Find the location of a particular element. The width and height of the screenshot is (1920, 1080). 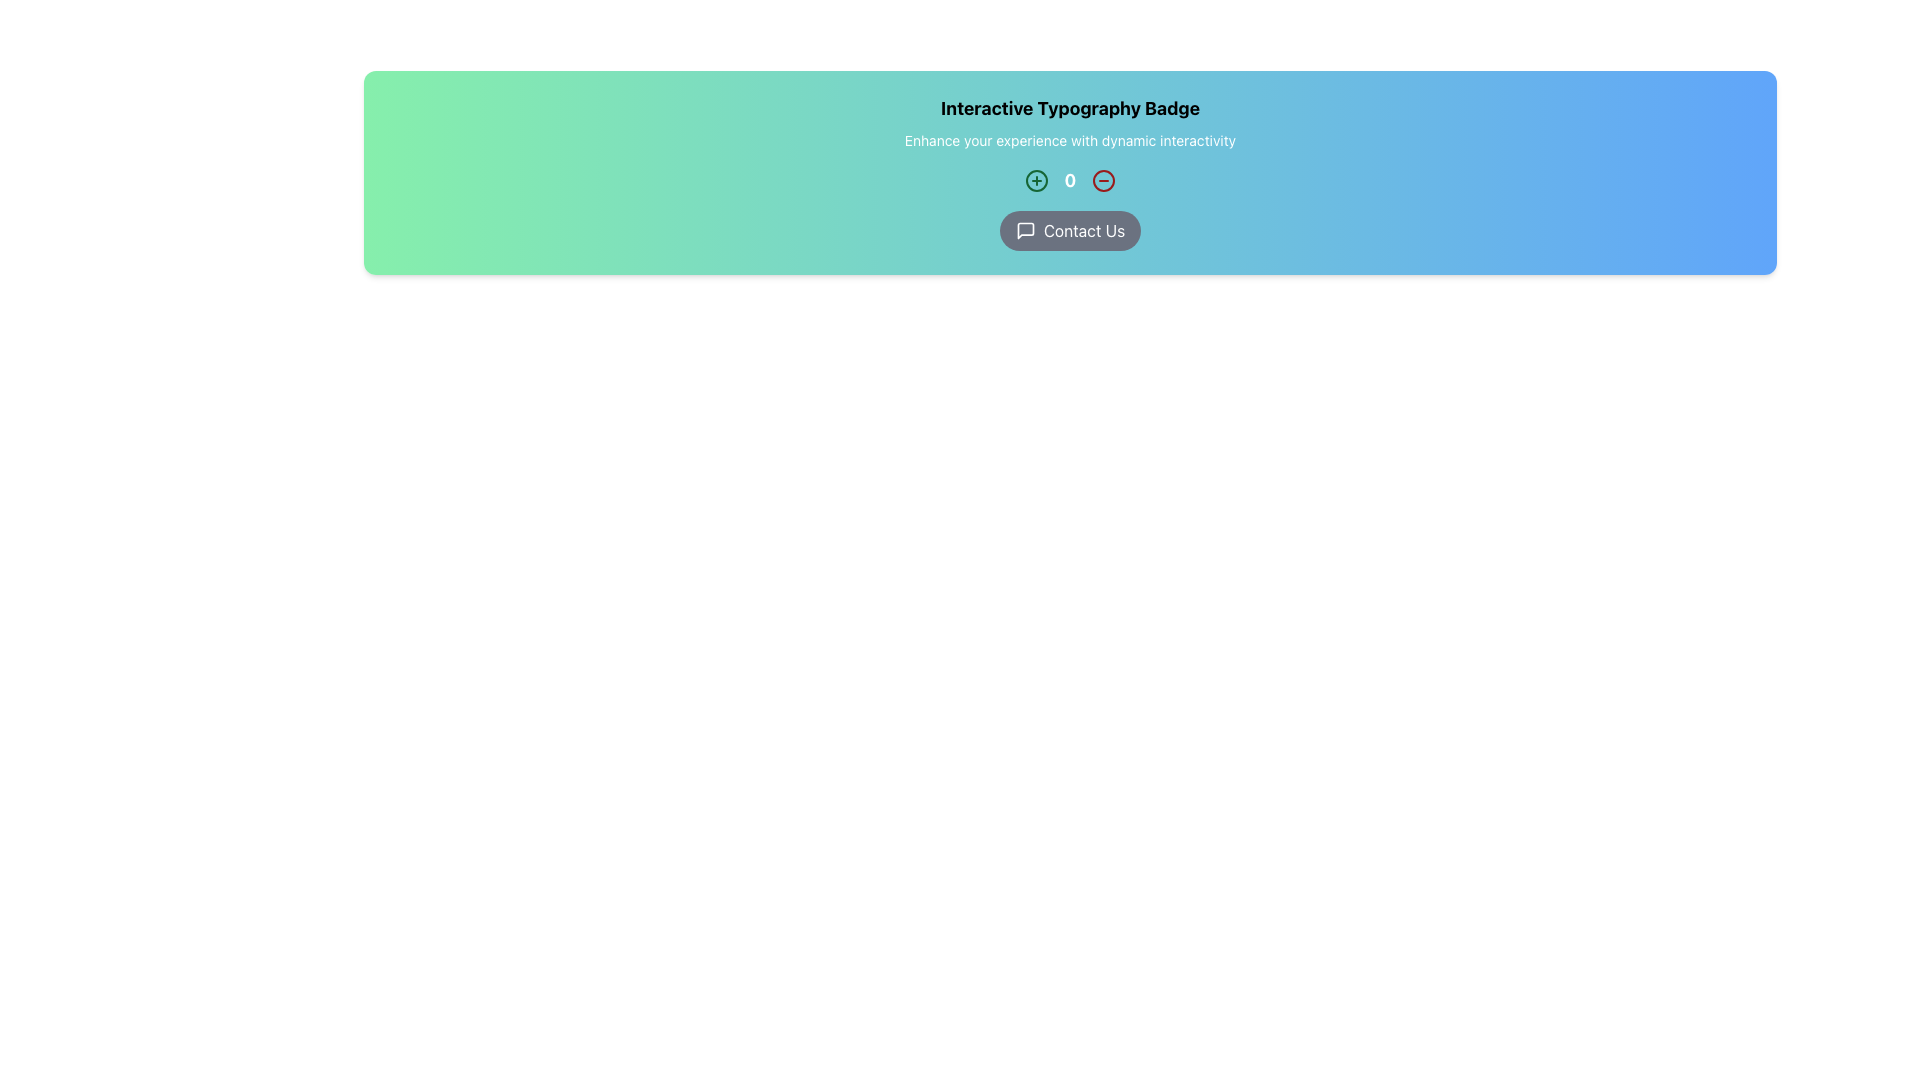

the SVG icon within the 'Contact Us' button, which visually supports the messaging functionality and is positioned towards the left end, acting as a decorative image before the text label is located at coordinates (1025, 230).